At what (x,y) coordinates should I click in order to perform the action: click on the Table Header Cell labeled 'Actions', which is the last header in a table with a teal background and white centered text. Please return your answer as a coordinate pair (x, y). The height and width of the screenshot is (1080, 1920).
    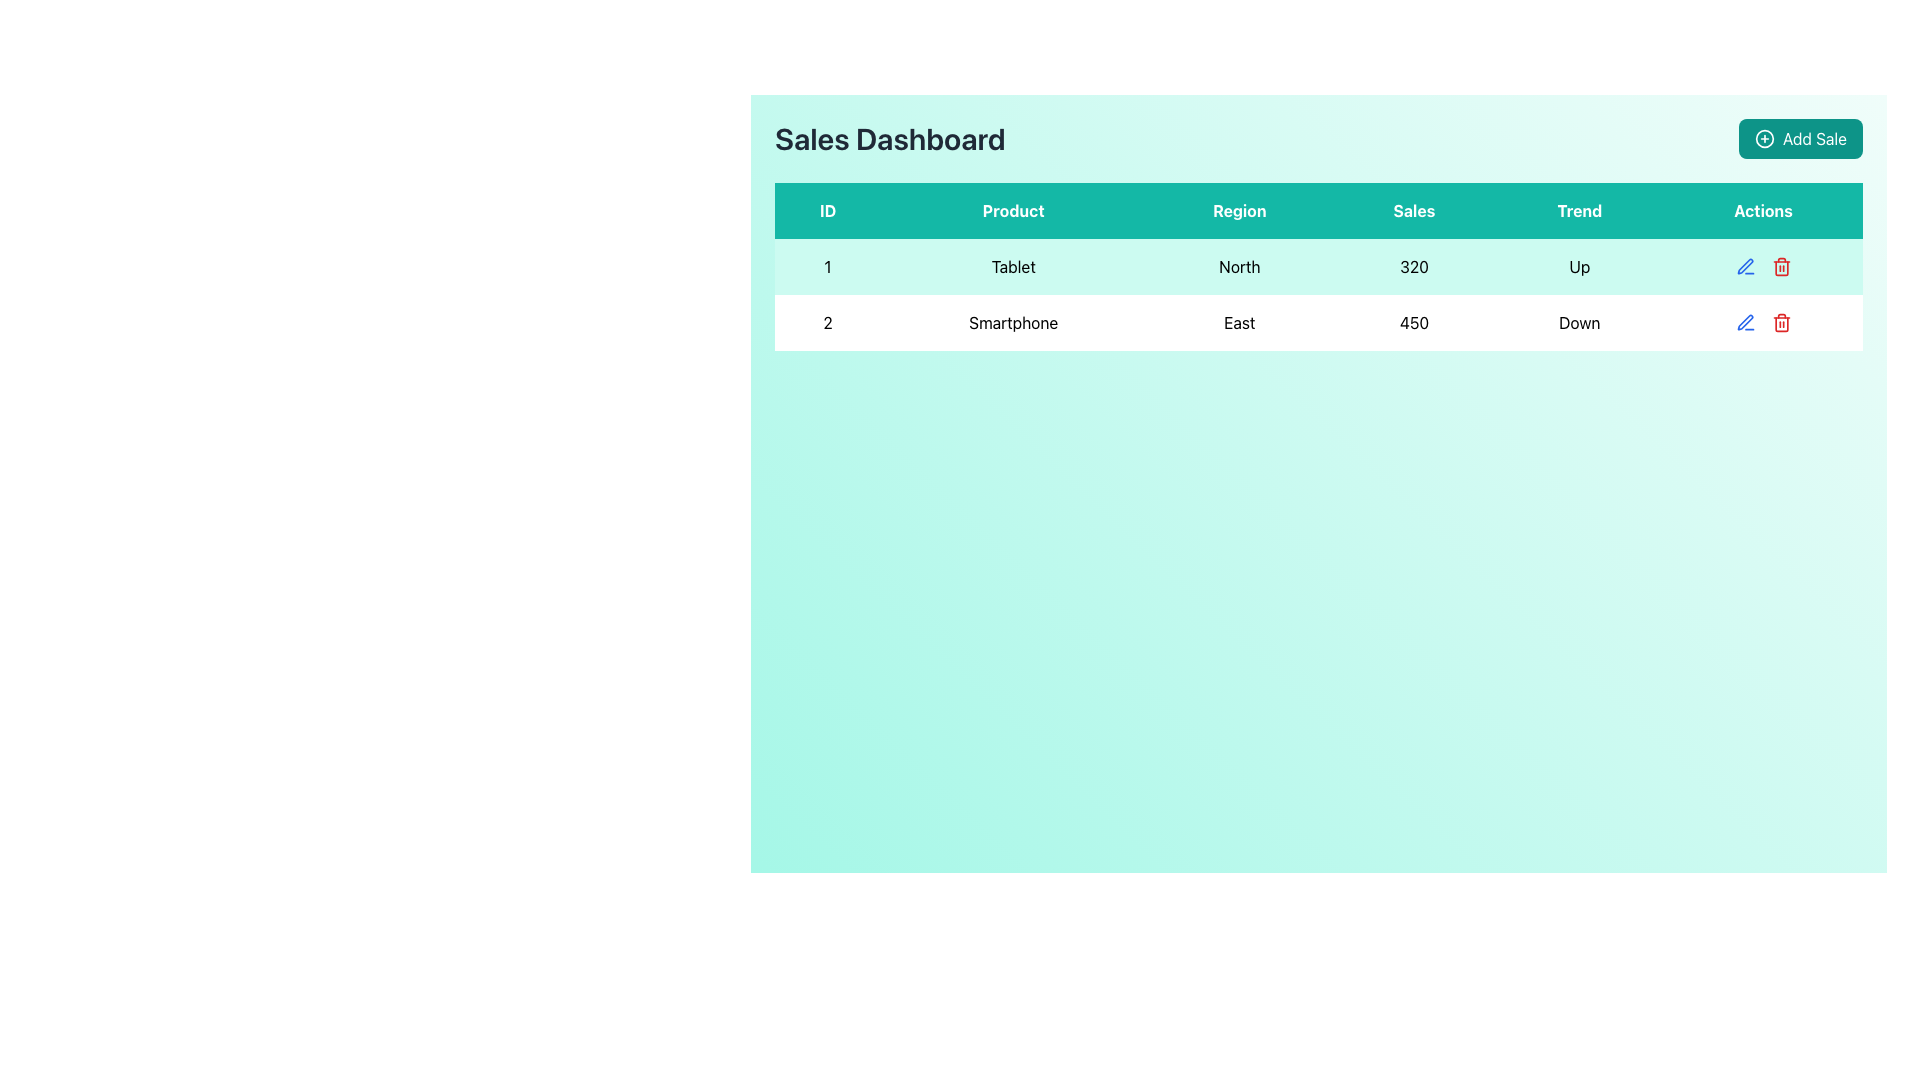
    Looking at the image, I should click on (1763, 211).